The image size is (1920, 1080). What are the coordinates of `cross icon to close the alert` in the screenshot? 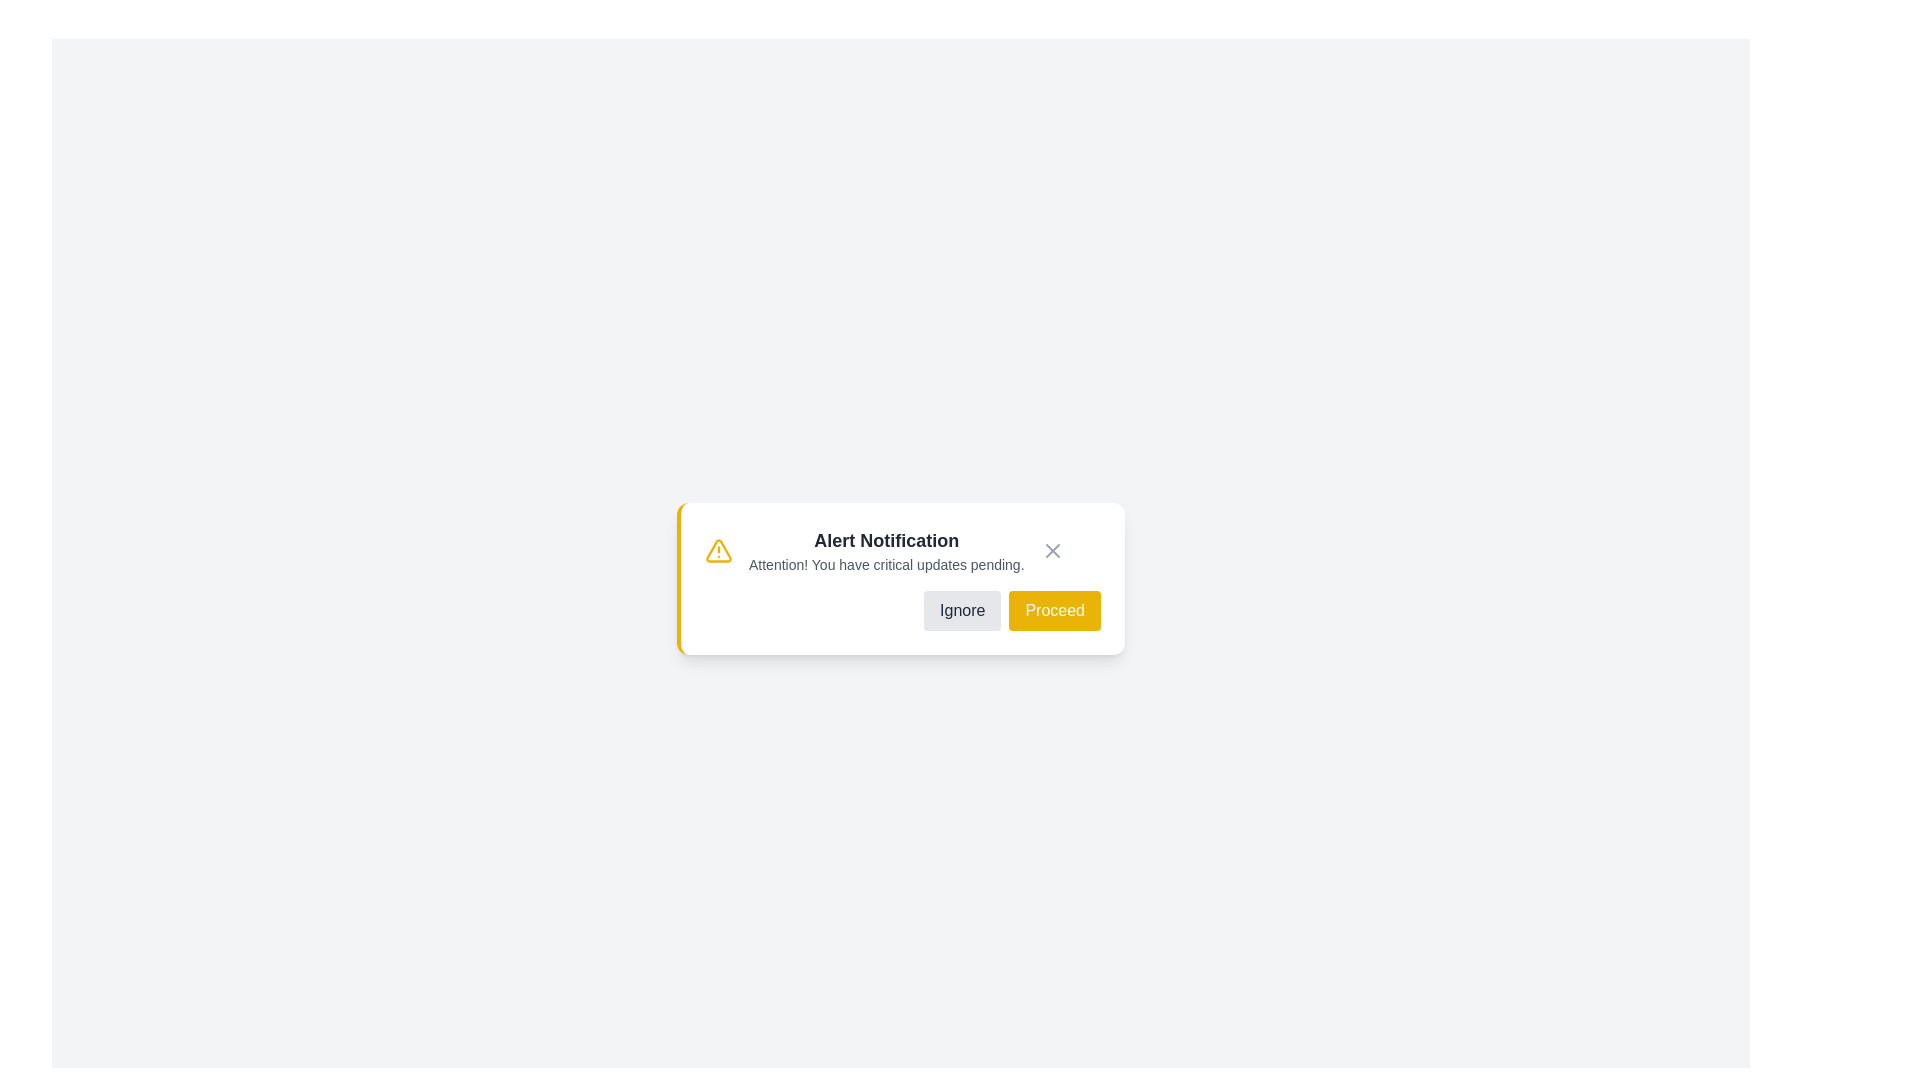 It's located at (1051, 551).